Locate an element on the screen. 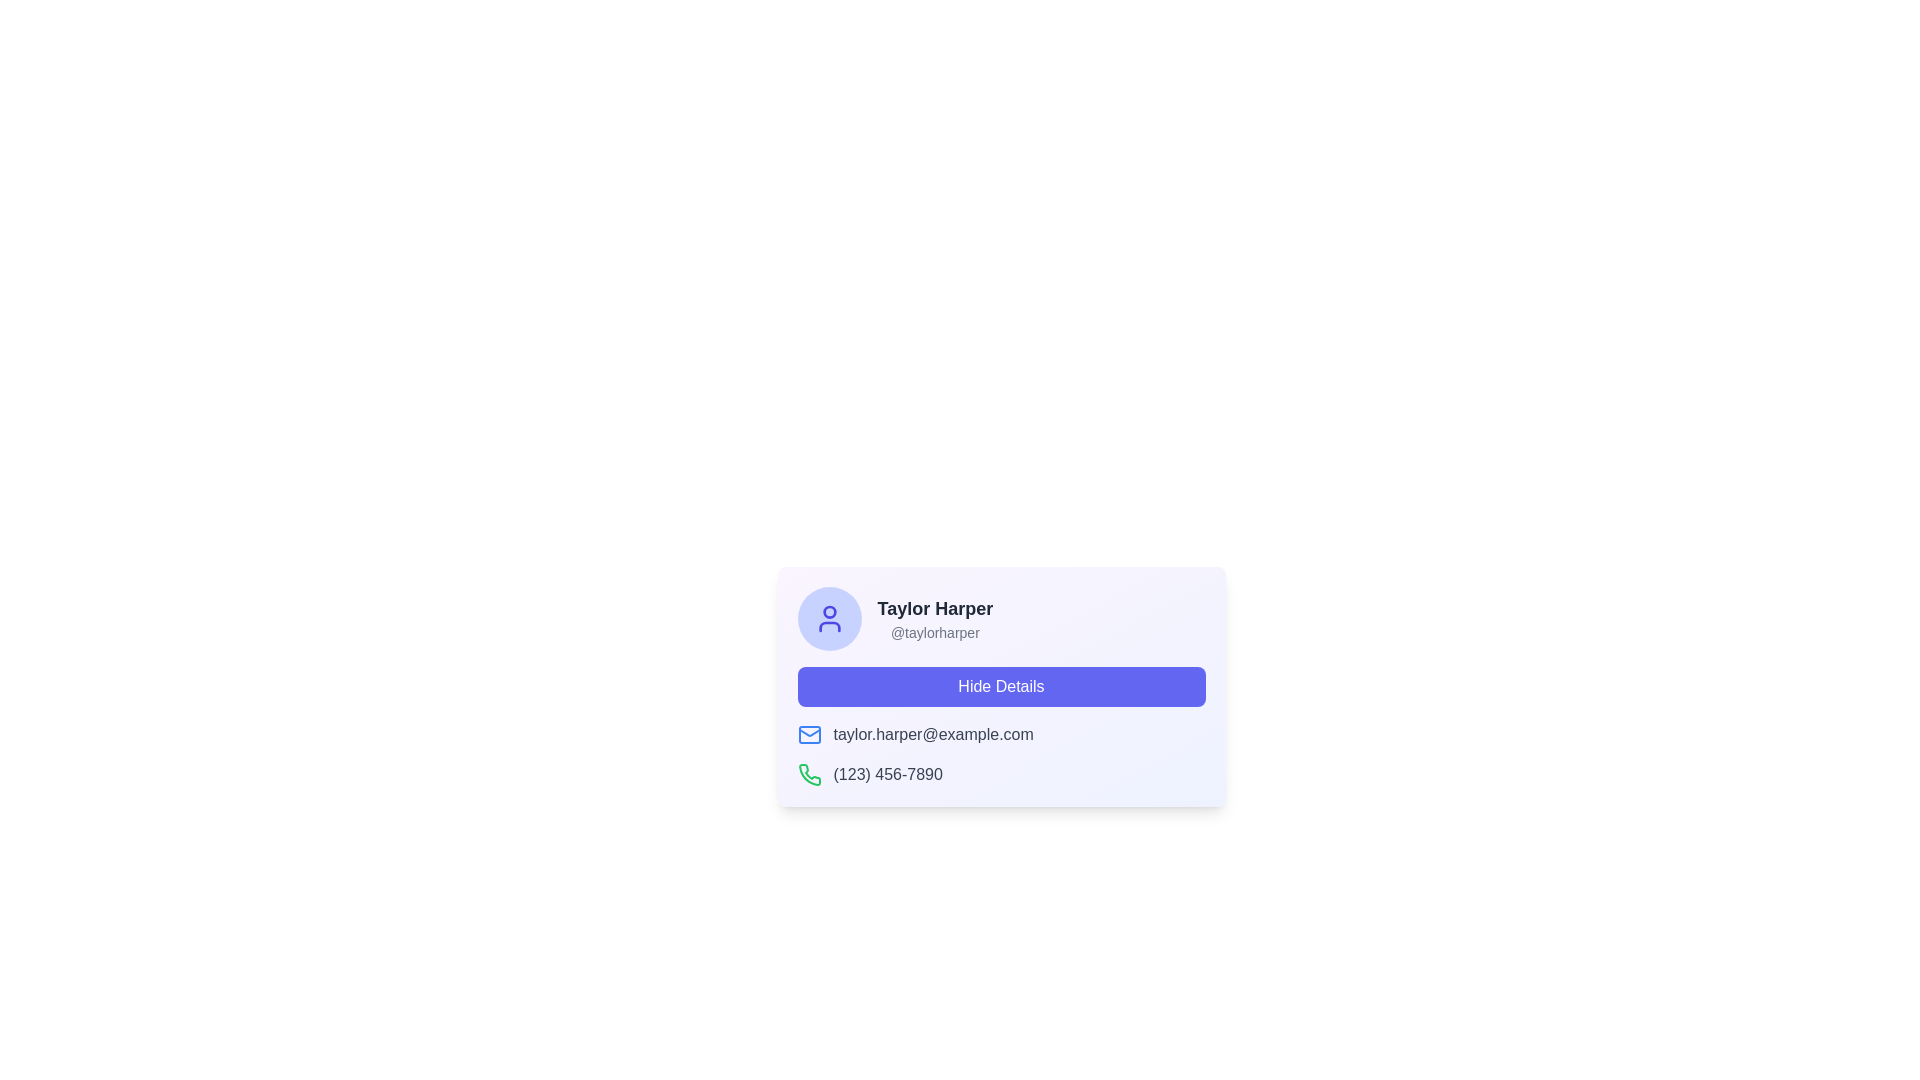 This screenshot has height=1080, width=1920. the text label representing the username or handle associated with the user 'Taylor Harper', located in the top center of the profile card section is located at coordinates (934, 632).